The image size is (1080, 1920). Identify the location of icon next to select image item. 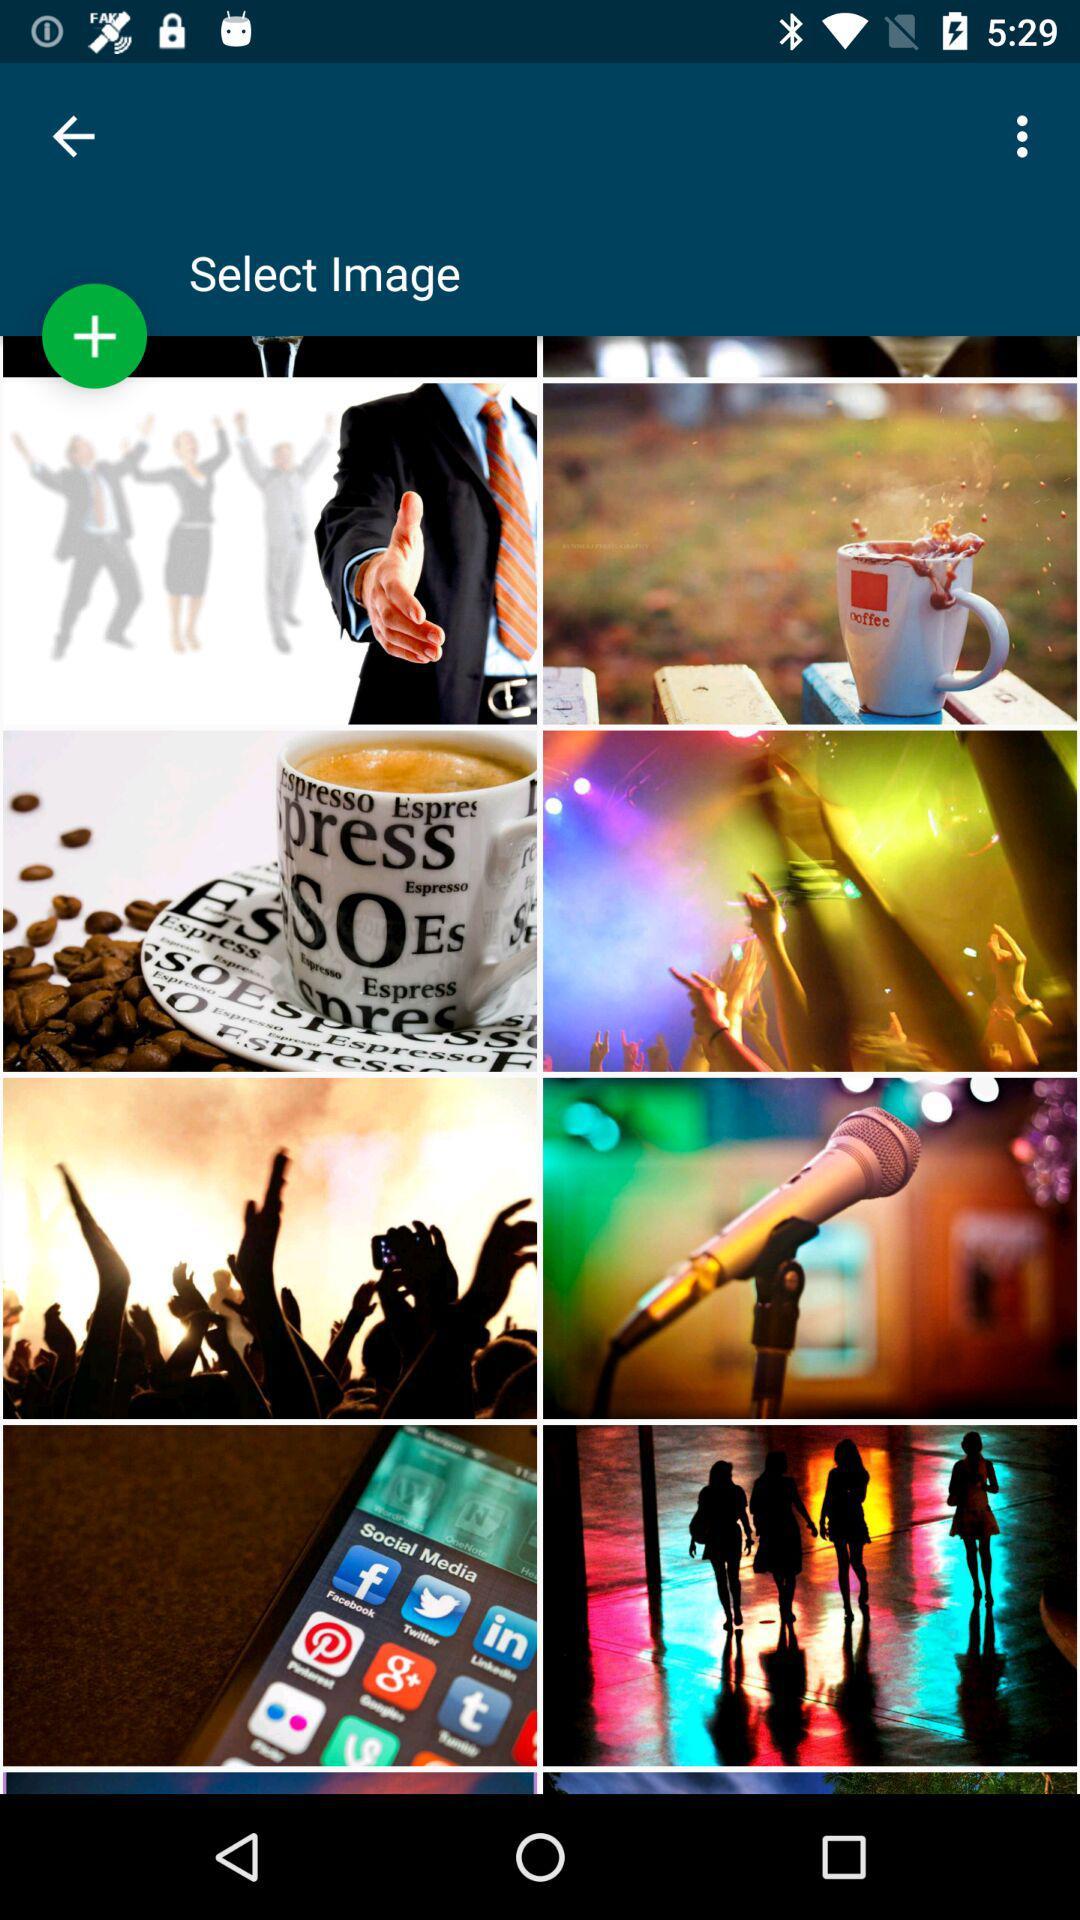
(94, 336).